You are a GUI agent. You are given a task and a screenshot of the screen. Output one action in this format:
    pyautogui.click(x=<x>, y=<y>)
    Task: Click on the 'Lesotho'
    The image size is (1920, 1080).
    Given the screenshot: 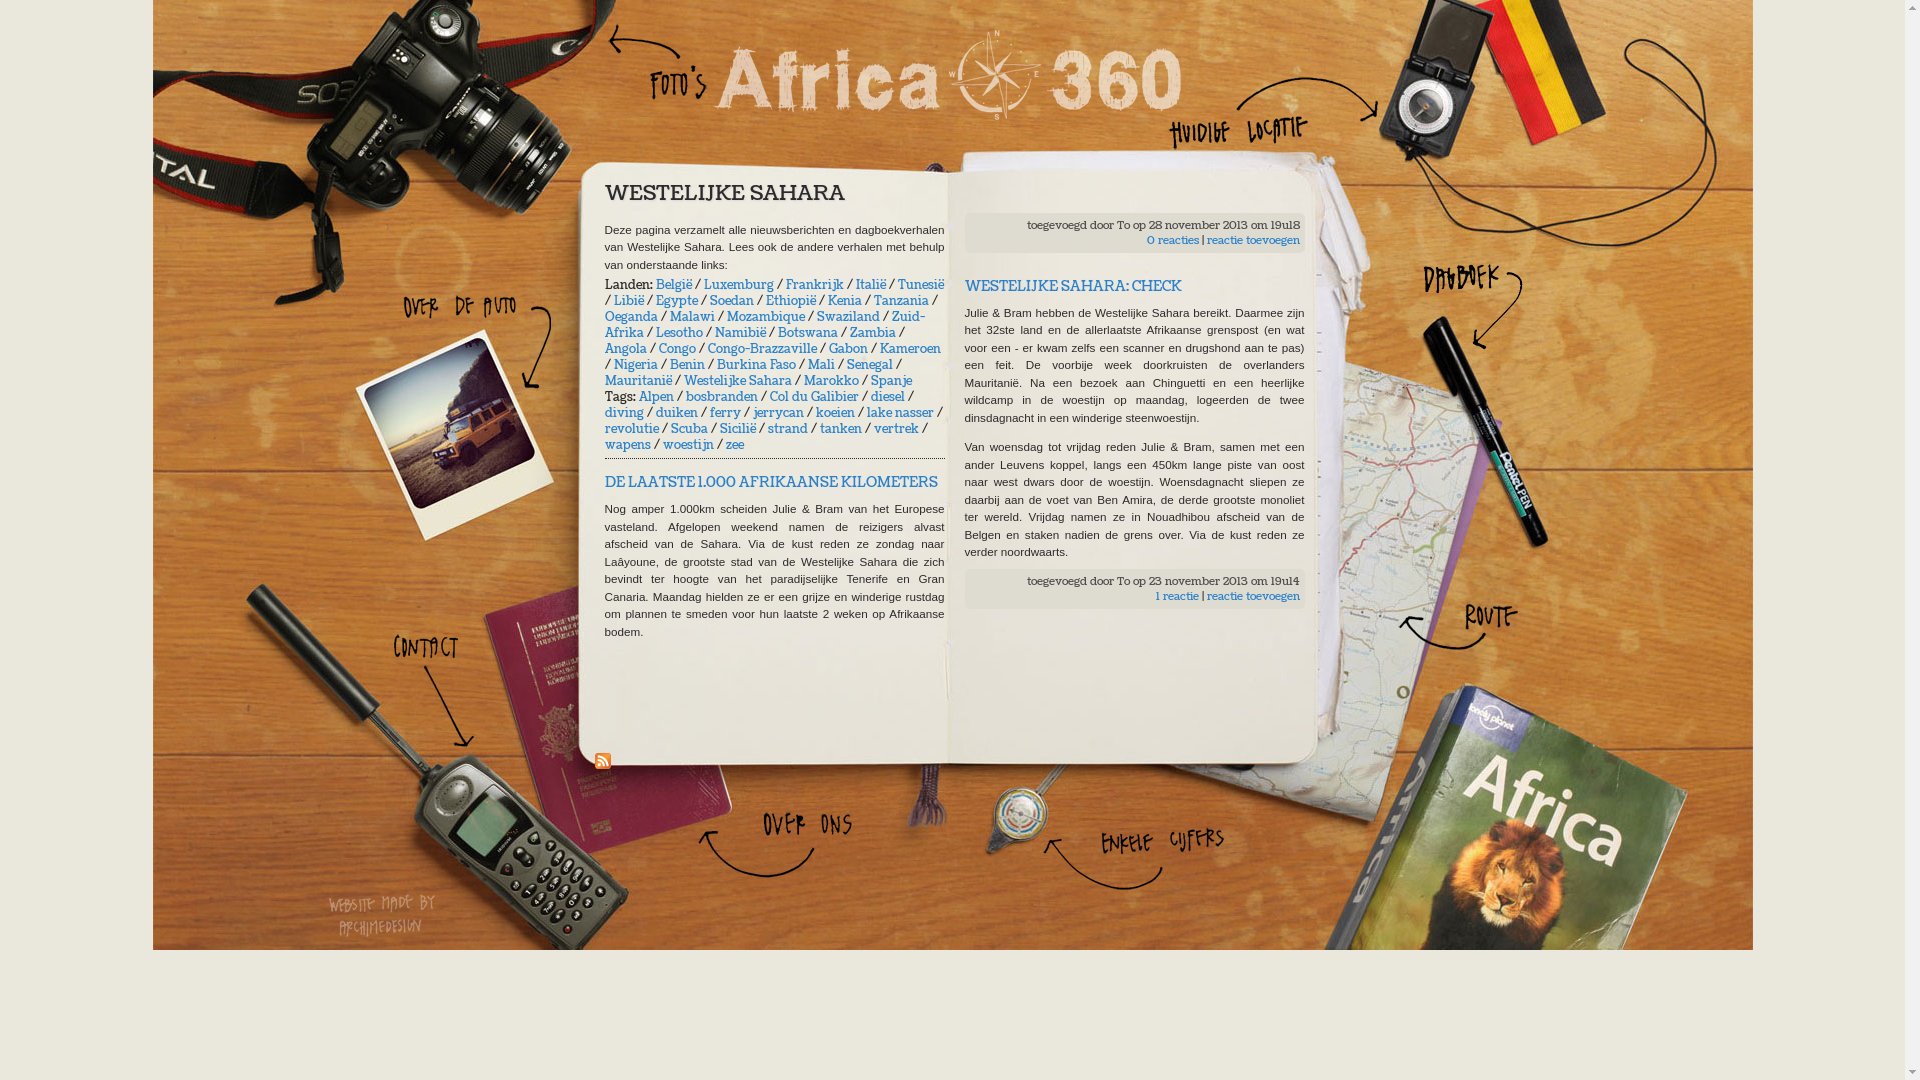 What is the action you would take?
    pyautogui.click(x=679, y=331)
    